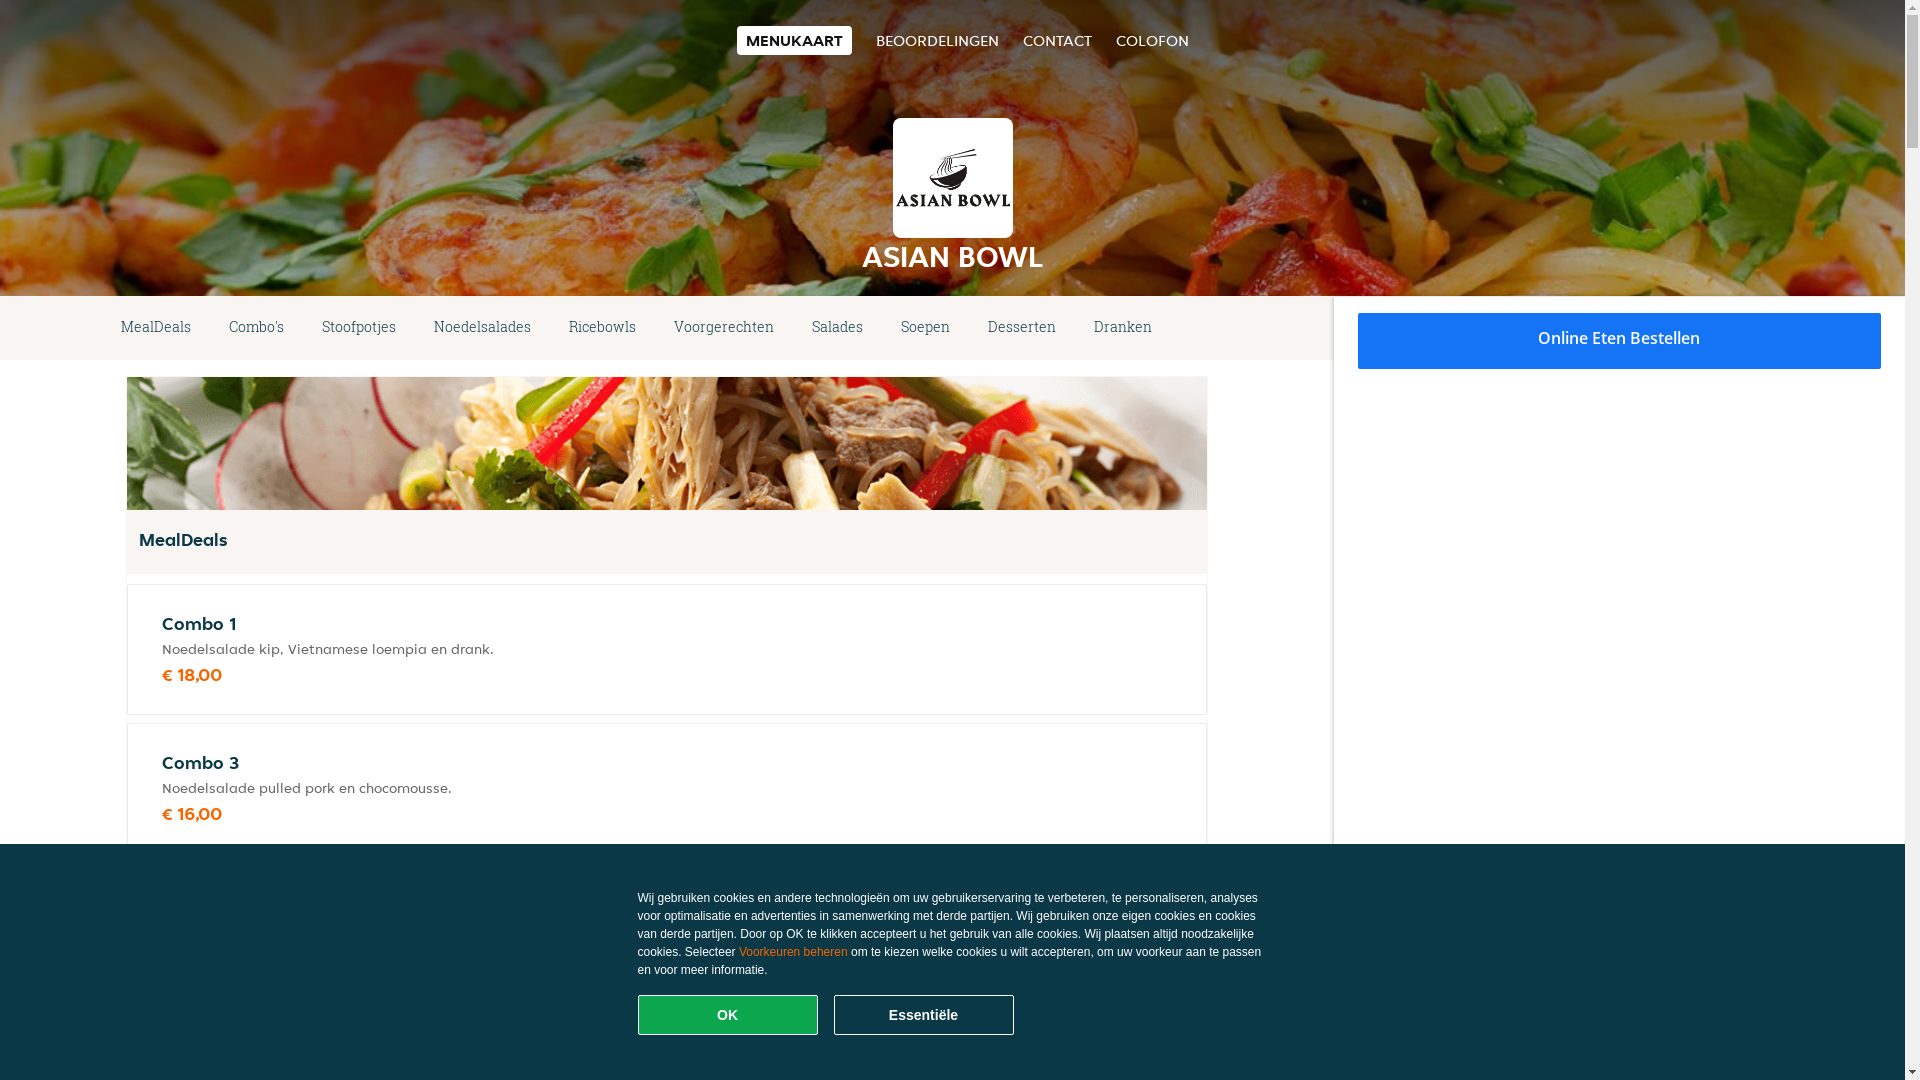 This screenshot has height=1080, width=1920. I want to click on 'Voorkeuren beheren', so click(792, 951).